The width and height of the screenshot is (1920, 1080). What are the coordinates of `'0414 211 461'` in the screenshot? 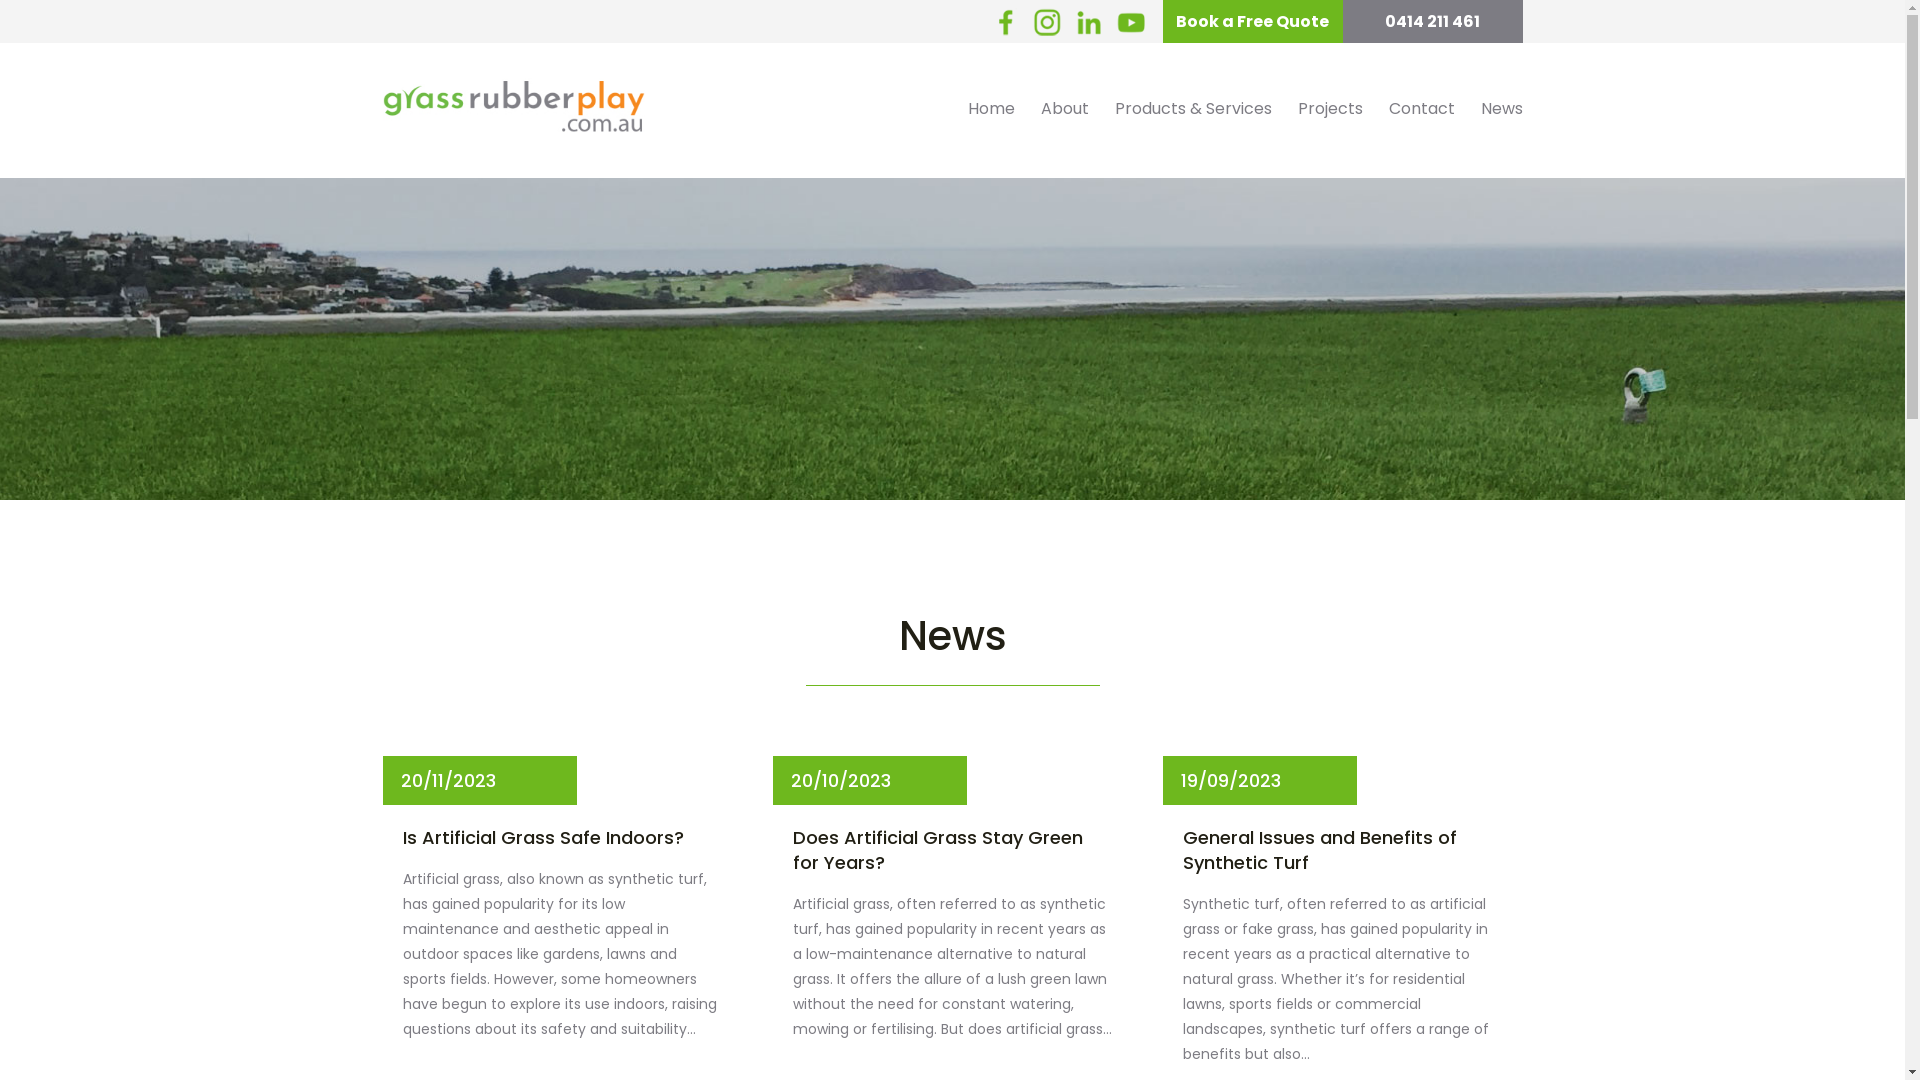 It's located at (1430, 21).